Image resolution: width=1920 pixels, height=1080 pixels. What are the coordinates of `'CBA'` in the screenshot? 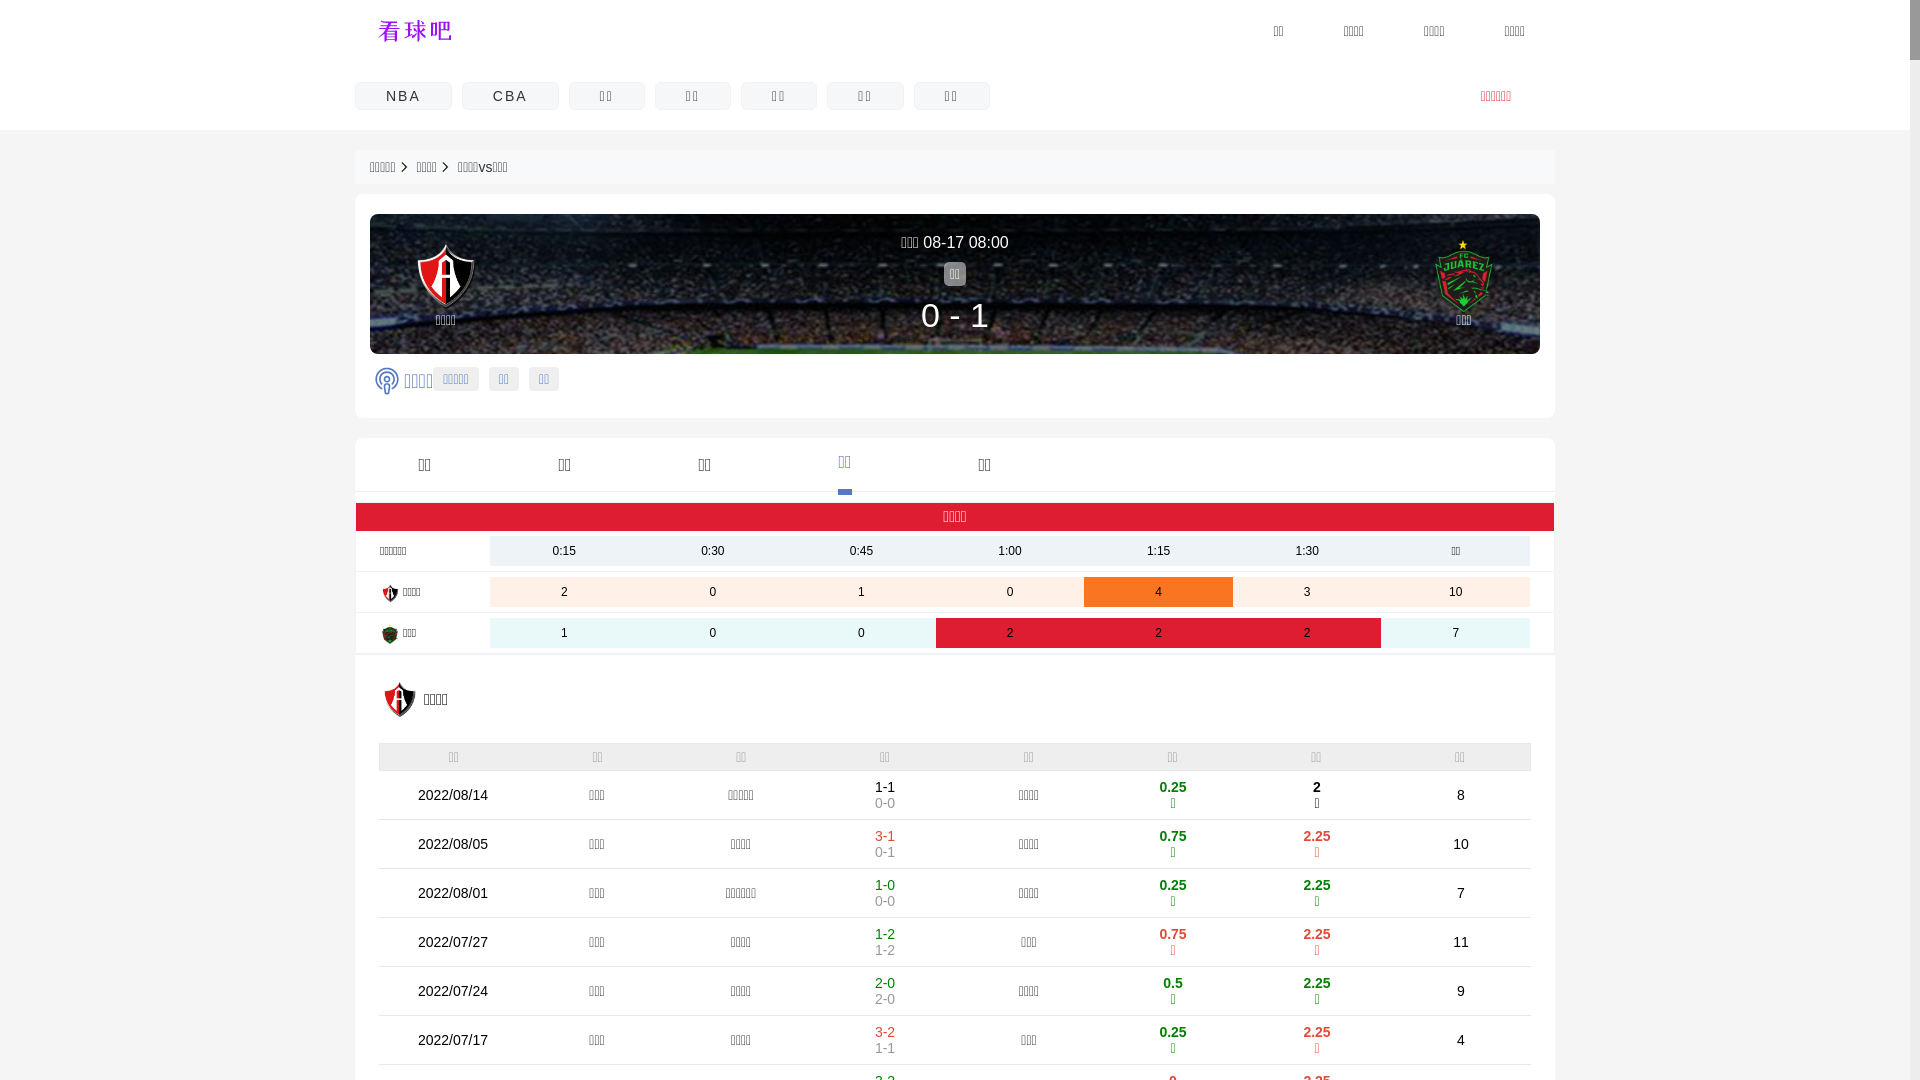 It's located at (510, 96).